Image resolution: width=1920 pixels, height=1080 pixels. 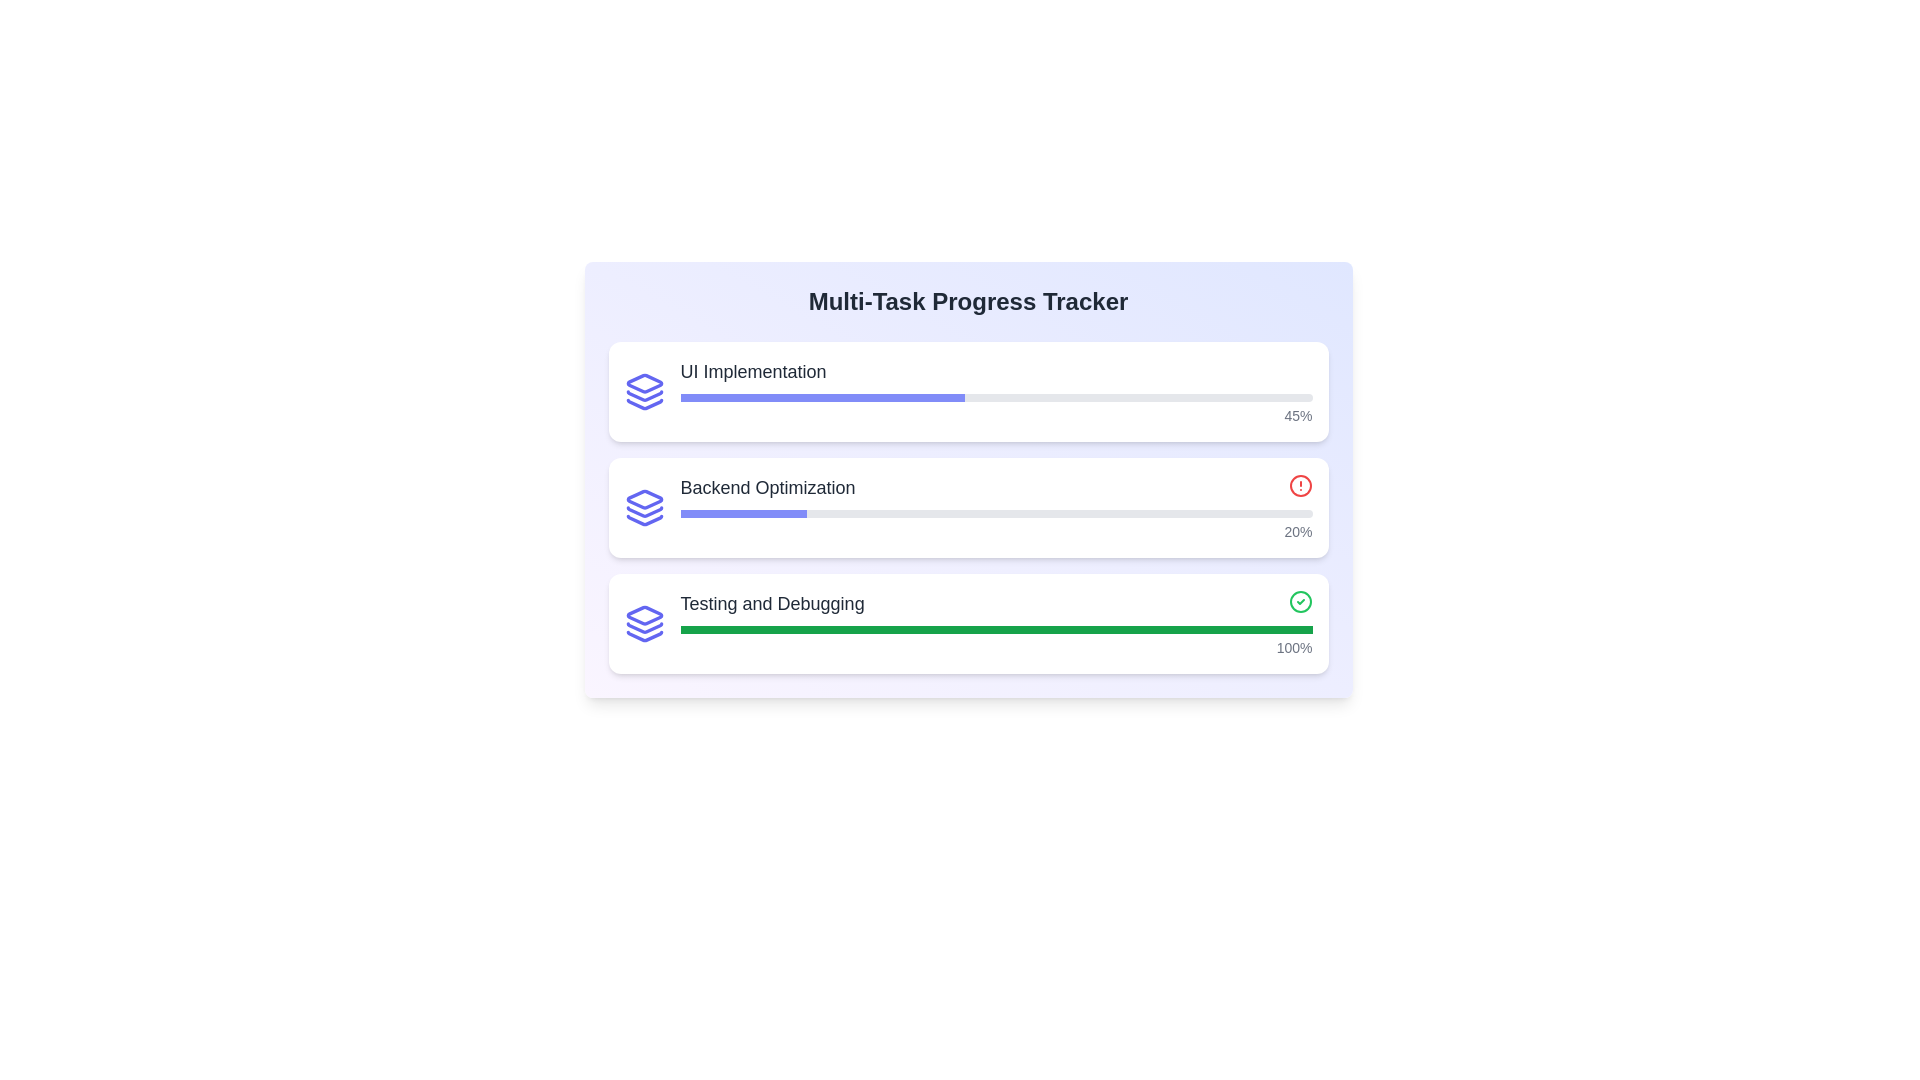 I want to click on the distinctive geometric shape icon resembling the top of multiple stacked layers, which is part of a three-layered icon in a purple theme, located next to the 'Backend Optimization' label, so click(x=644, y=498).